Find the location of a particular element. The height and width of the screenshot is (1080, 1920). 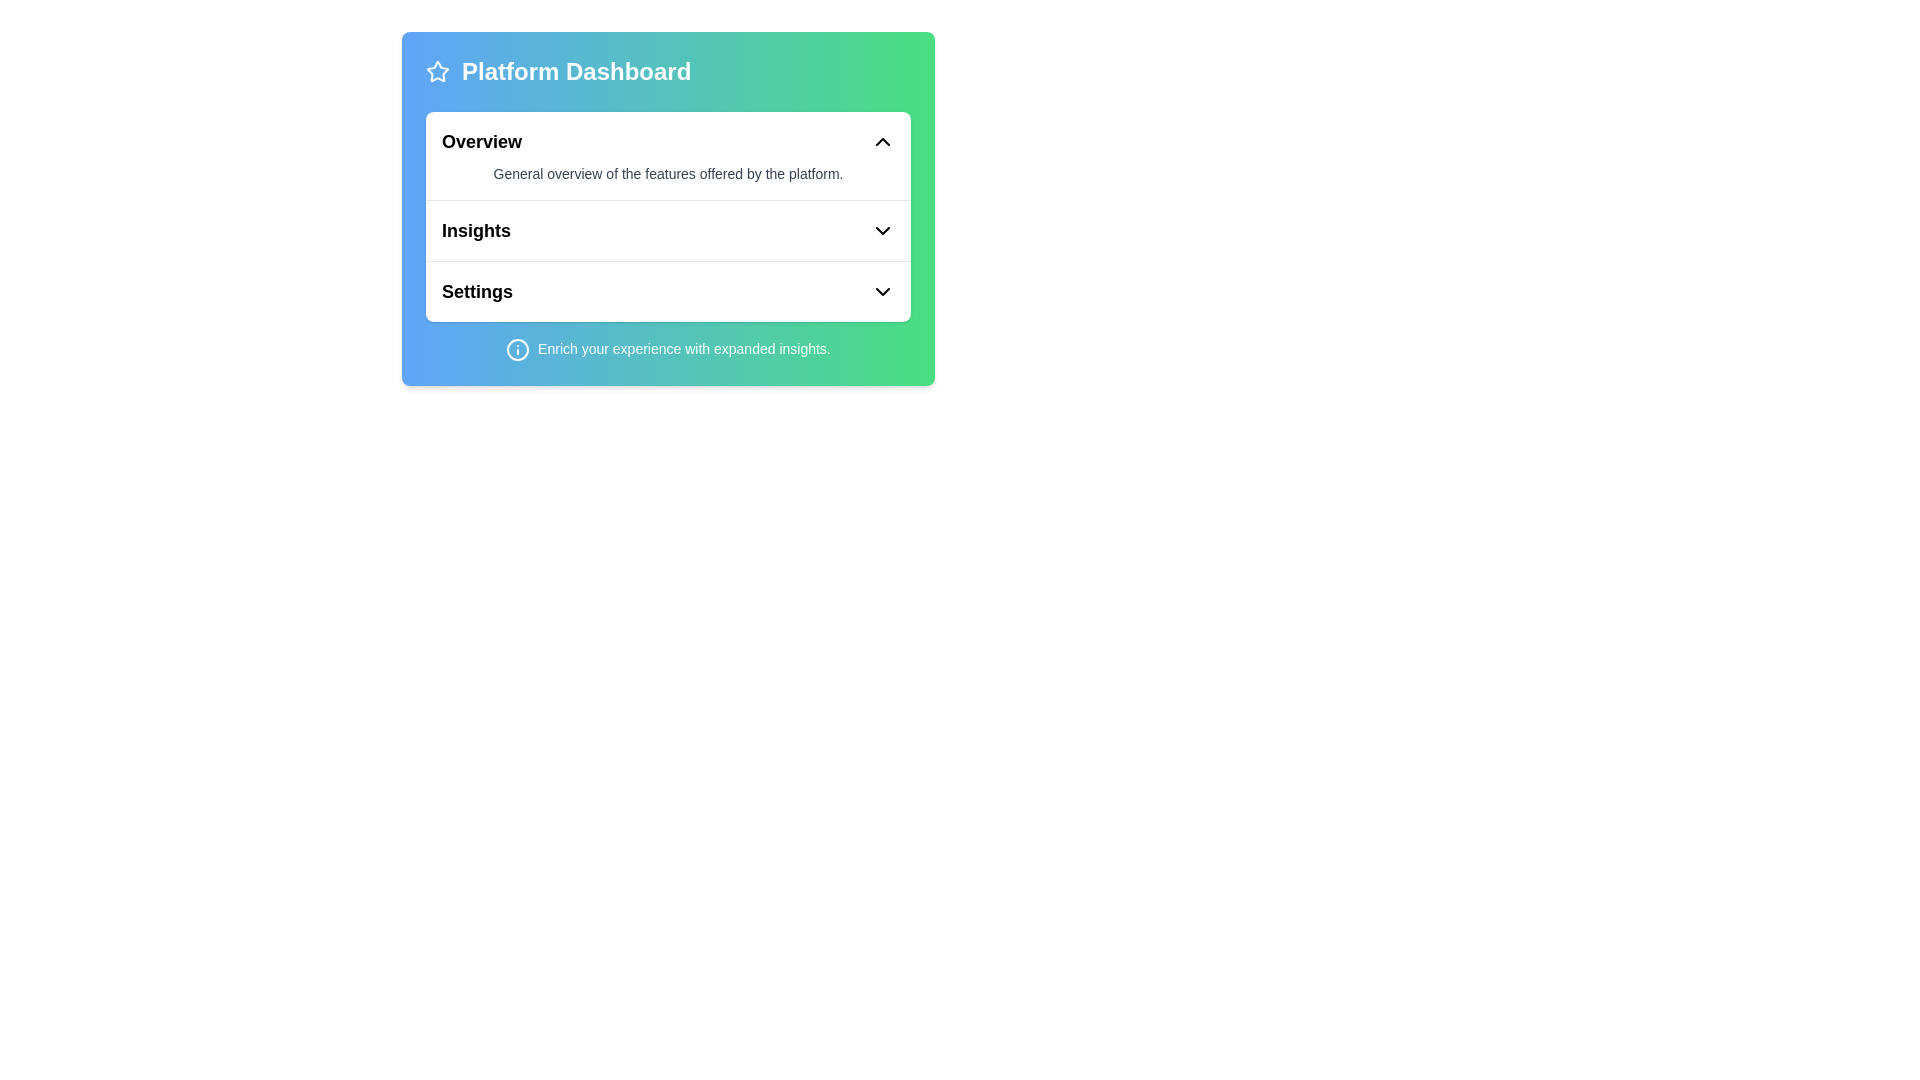

the SVG icon that indicates the 'Settings' section is expandable or collapsible to provide visual feedback is located at coordinates (882, 292).